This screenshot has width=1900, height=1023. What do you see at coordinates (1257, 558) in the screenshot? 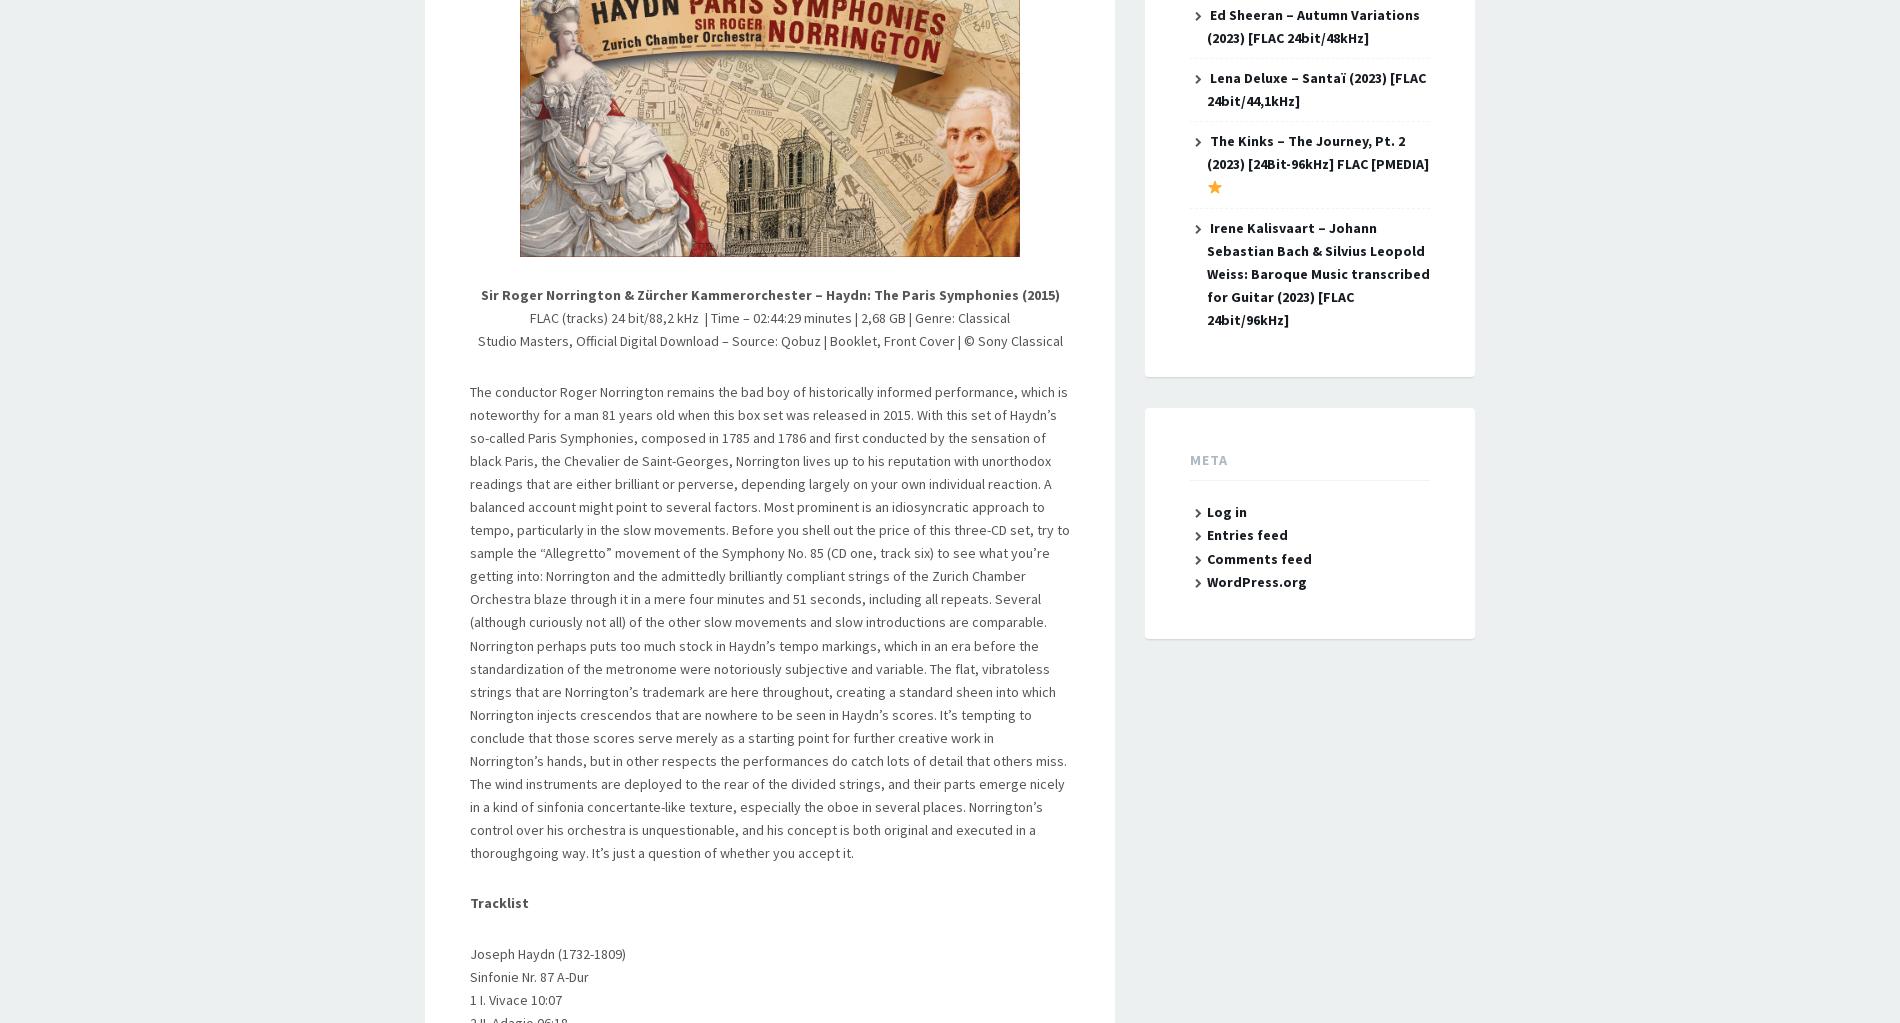
I see `'Comments feed'` at bounding box center [1257, 558].